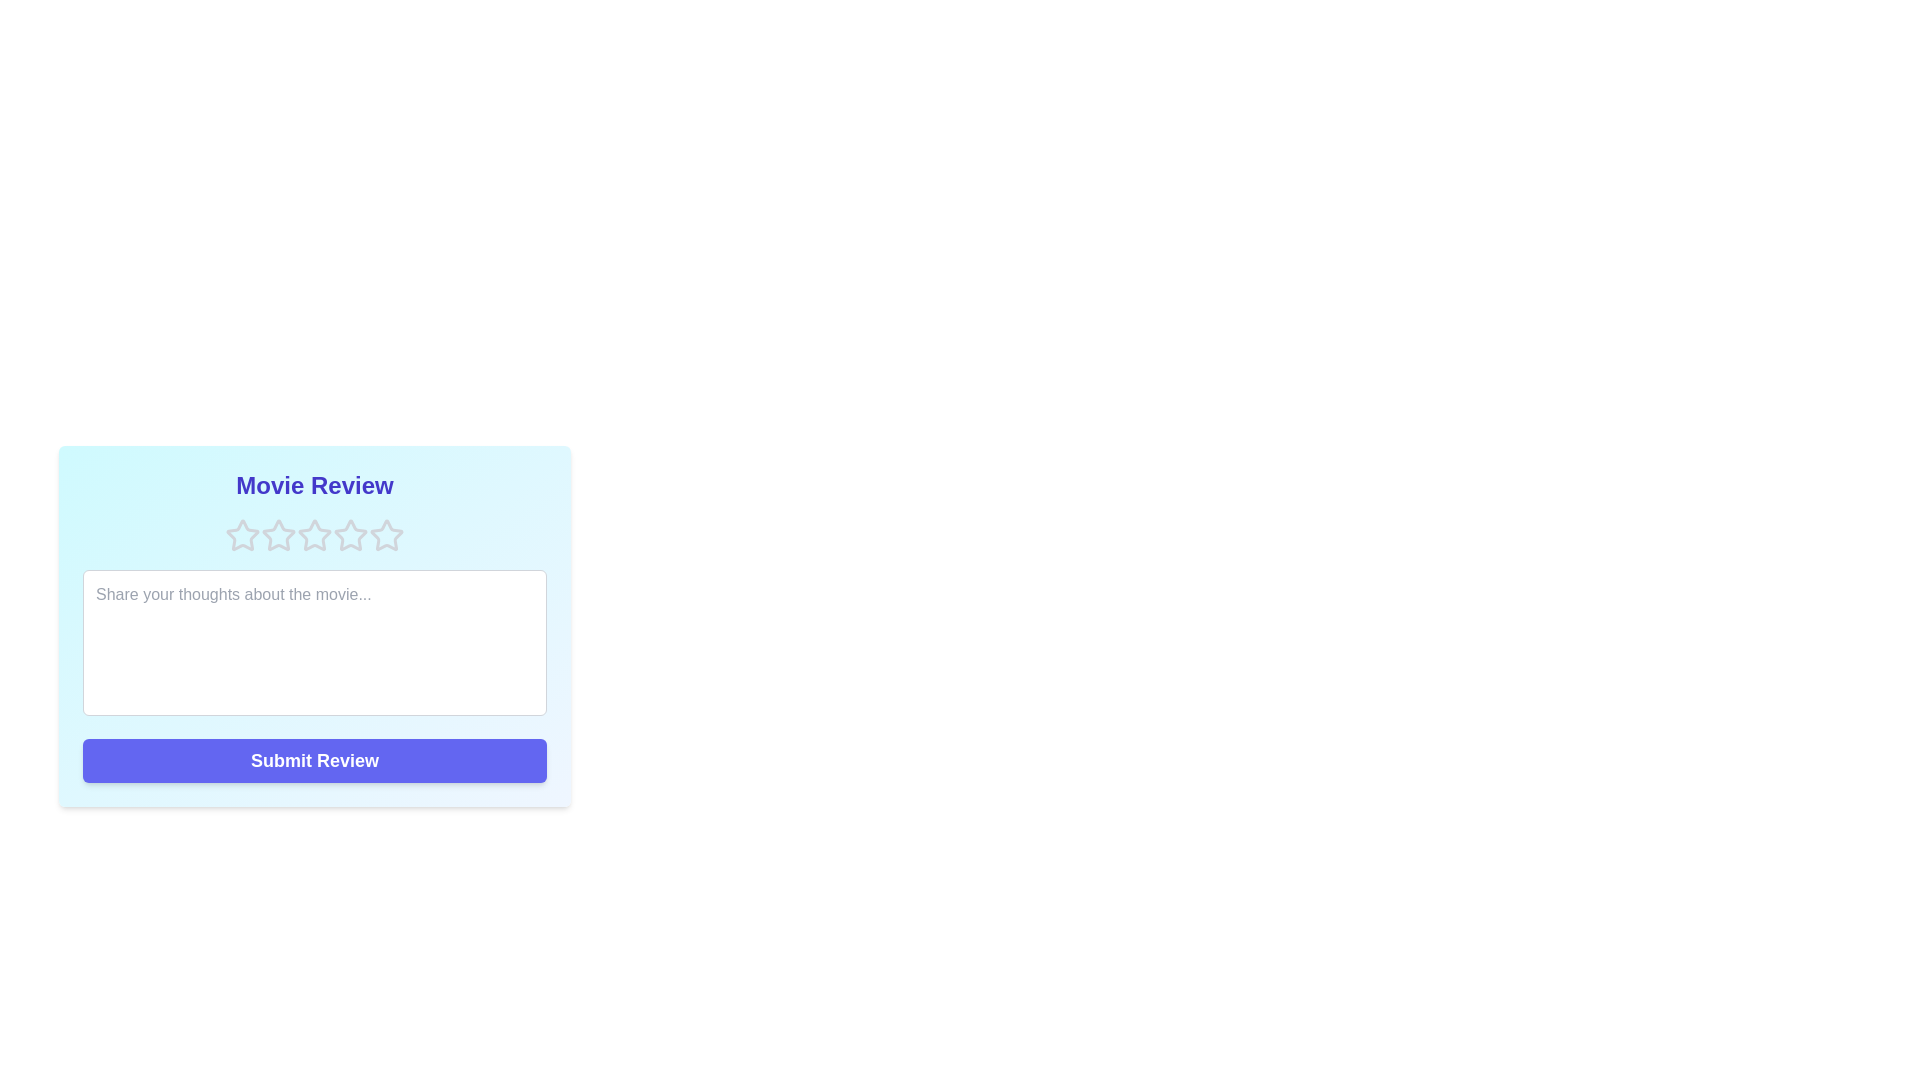  Describe the element at coordinates (242, 535) in the screenshot. I see `the star corresponding to 1 to set the rating` at that location.